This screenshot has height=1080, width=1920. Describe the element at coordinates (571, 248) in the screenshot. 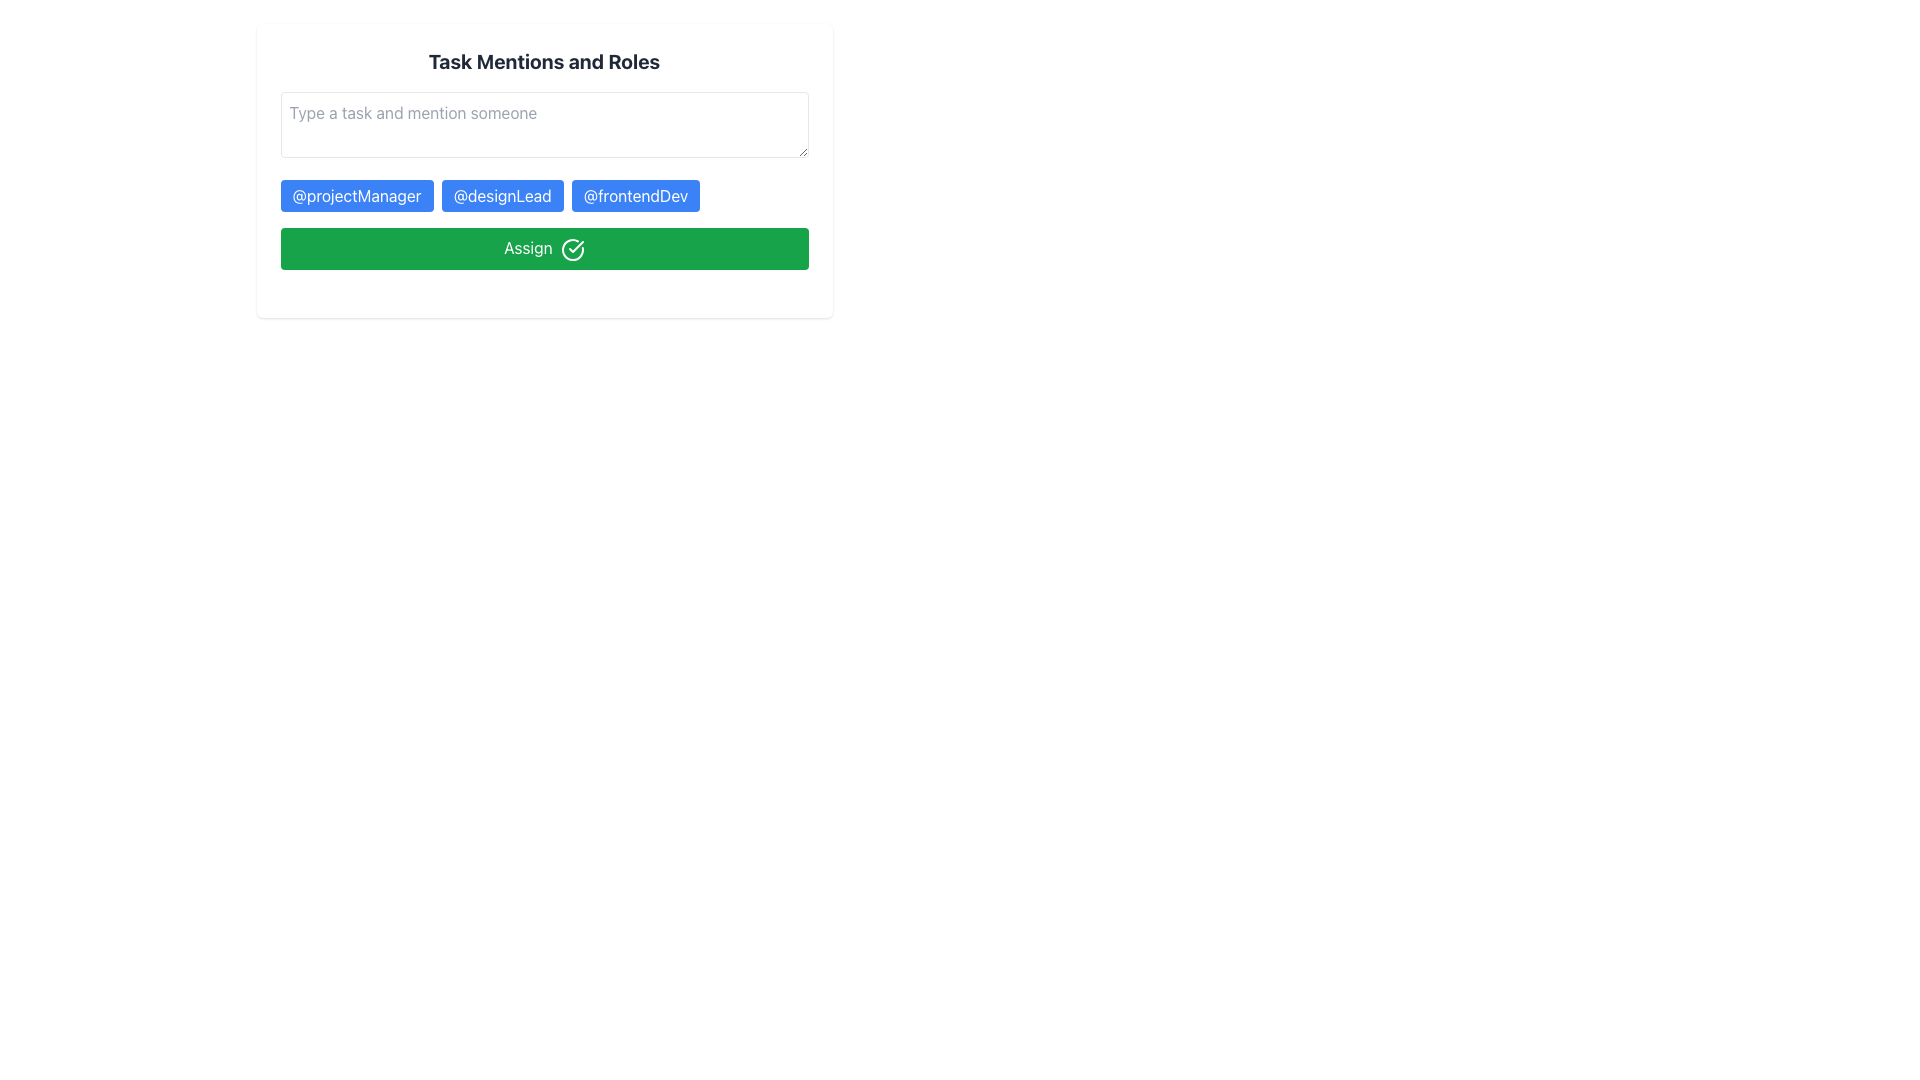

I see `the circular icon with a checkmark inside, which is styled with a green background and white outline, representing success or confirmation, located at the center-bottom of the 'Assign' button` at that location.